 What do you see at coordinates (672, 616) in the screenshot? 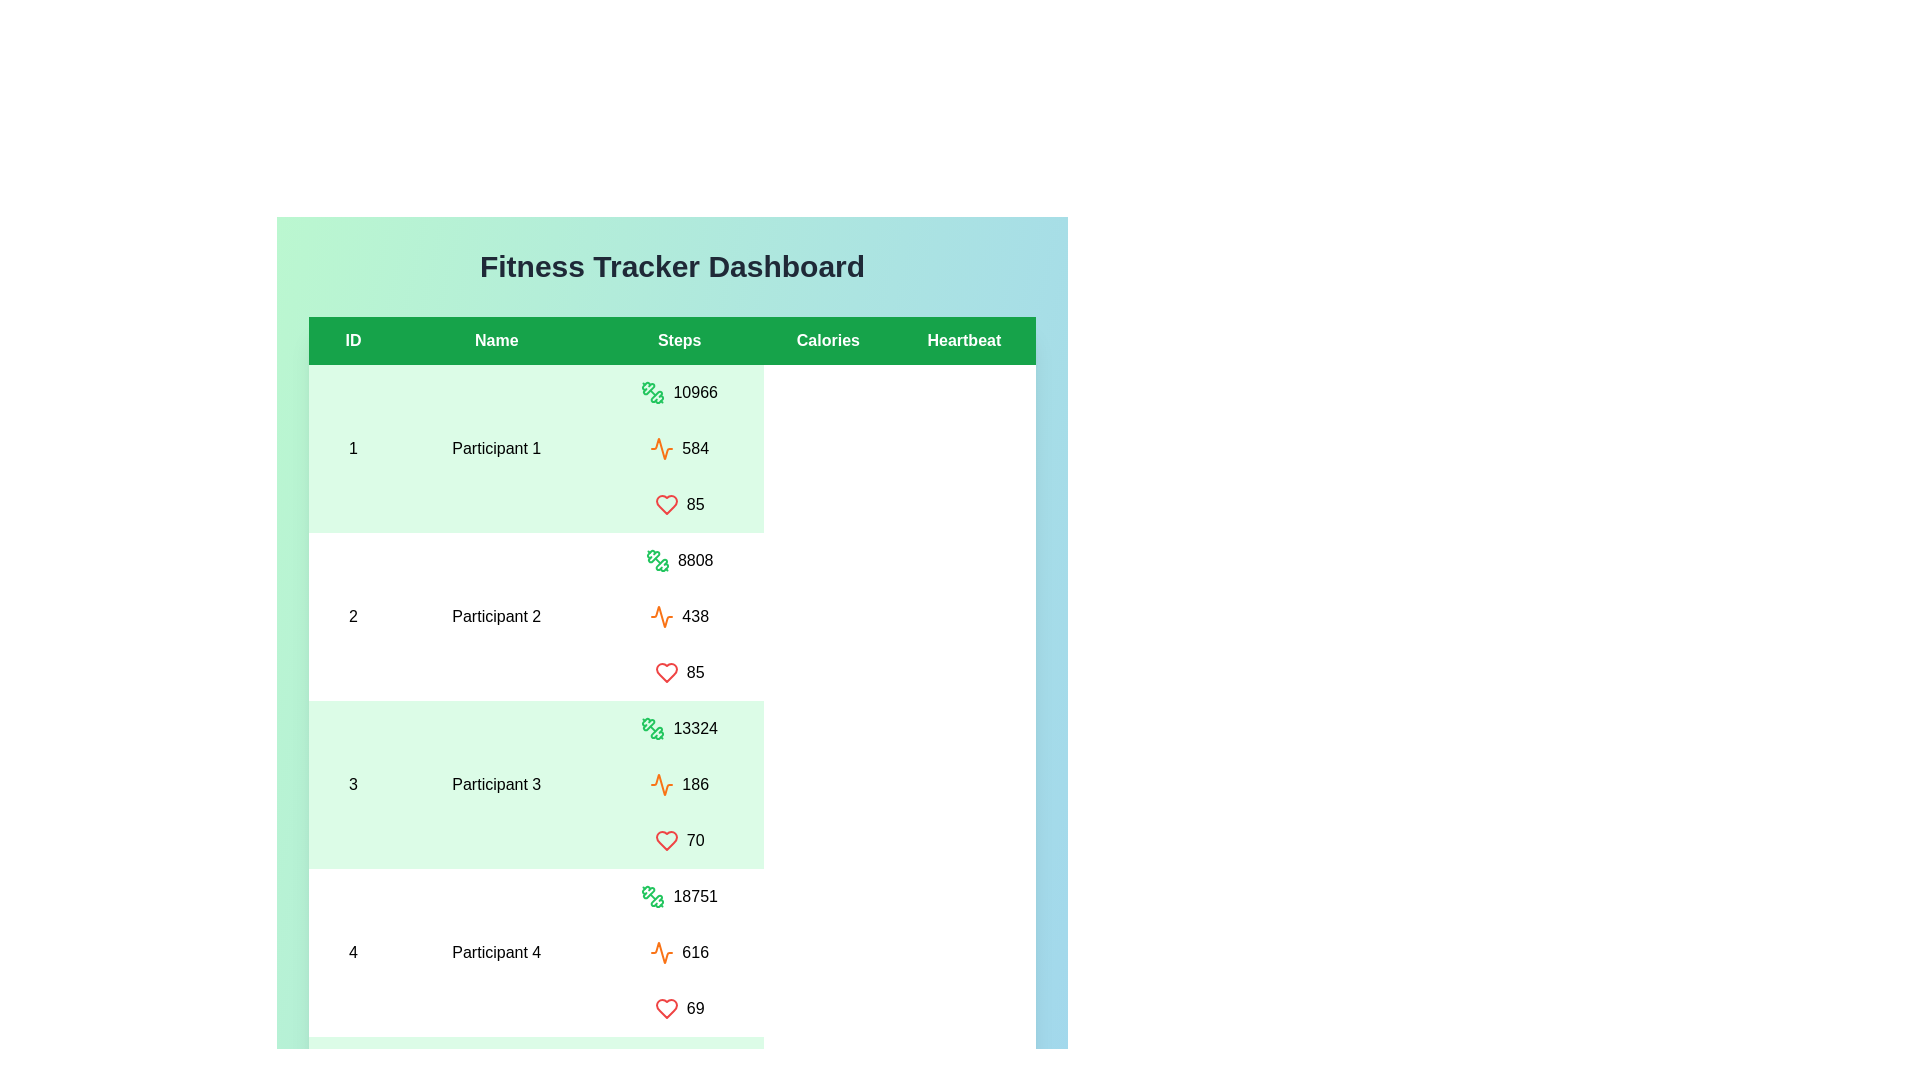
I see `the row corresponding to participant 2` at bounding box center [672, 616].